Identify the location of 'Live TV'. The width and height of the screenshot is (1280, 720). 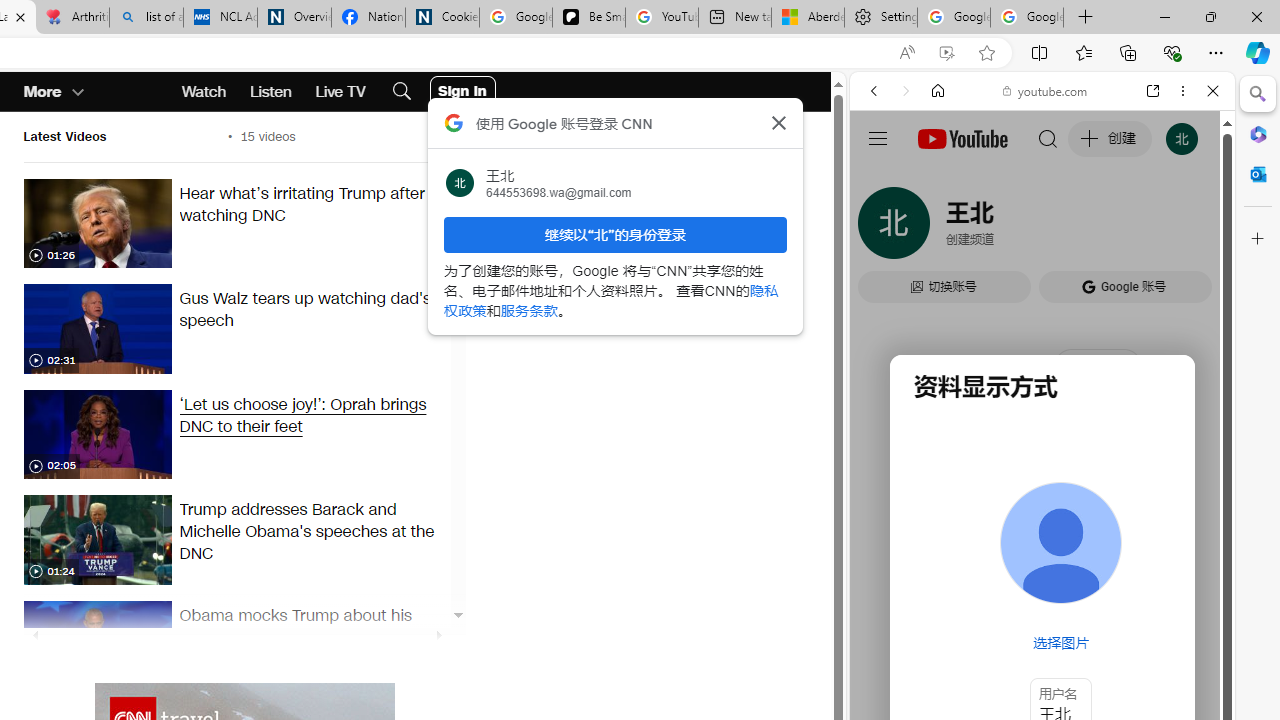
(340, 92).